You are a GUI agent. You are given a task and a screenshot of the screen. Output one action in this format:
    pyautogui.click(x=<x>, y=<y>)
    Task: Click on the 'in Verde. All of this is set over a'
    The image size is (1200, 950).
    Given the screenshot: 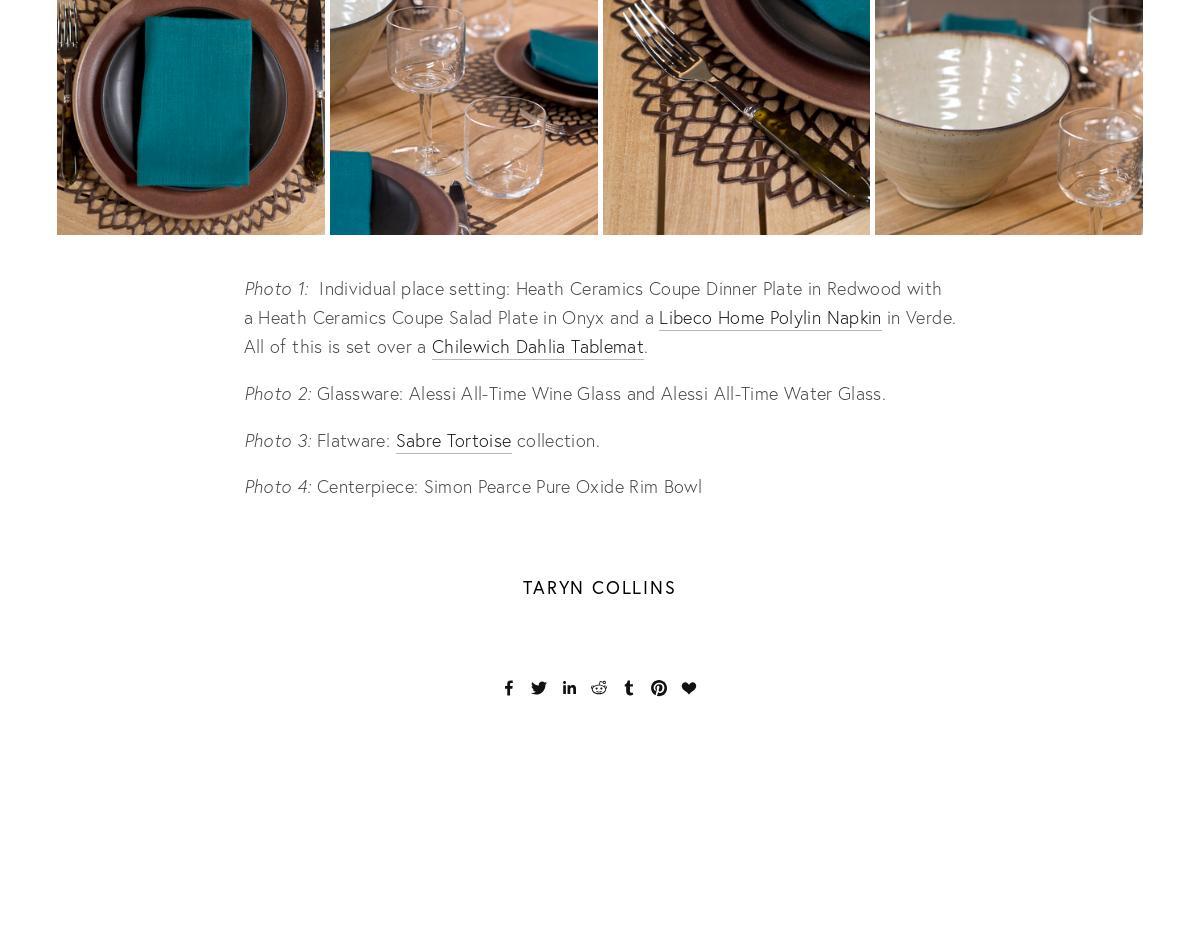 What is the action you would take?
    pyautogui.click(x=602, y=330)
    